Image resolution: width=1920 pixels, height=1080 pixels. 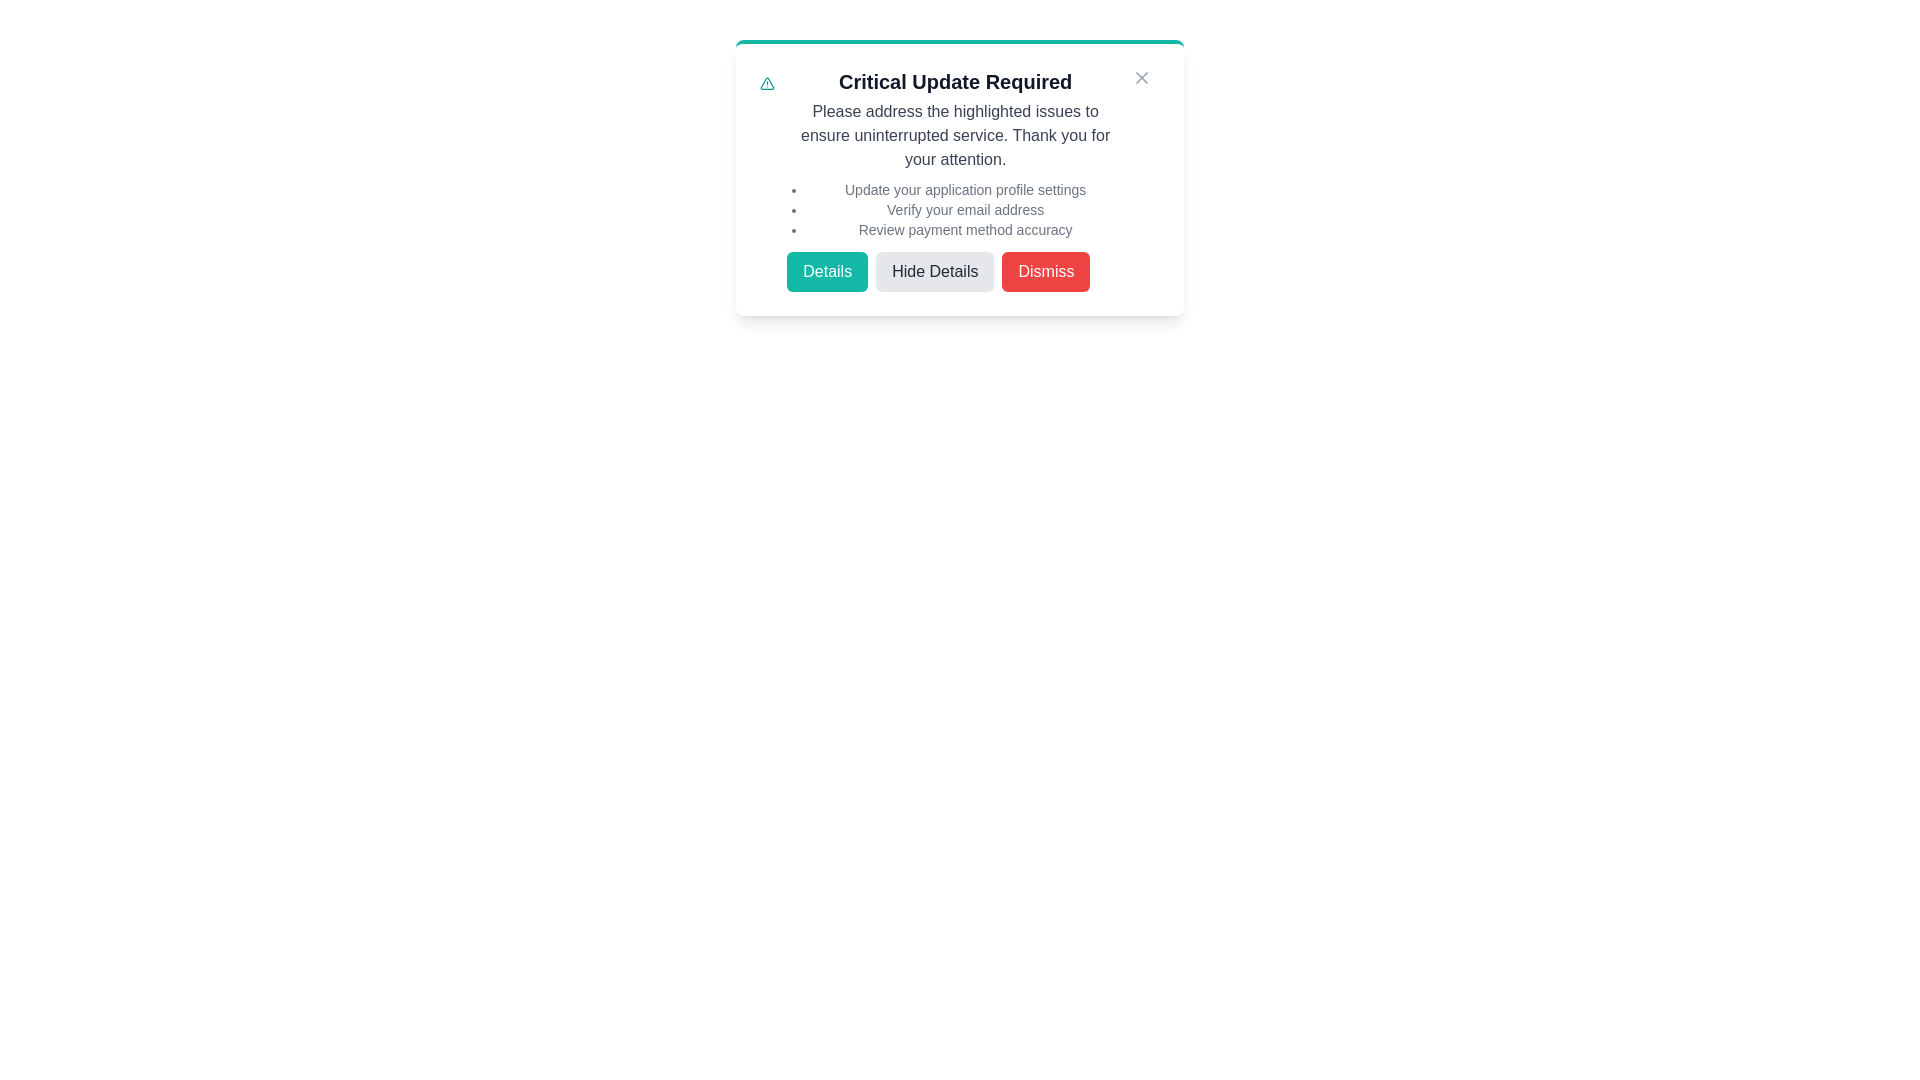 What do you see at coordinates (954, 272) in the screenshot?
I see `the rectangular button labeled 'Hide Details' with a light-gray background` at bounding box center [954, 272].